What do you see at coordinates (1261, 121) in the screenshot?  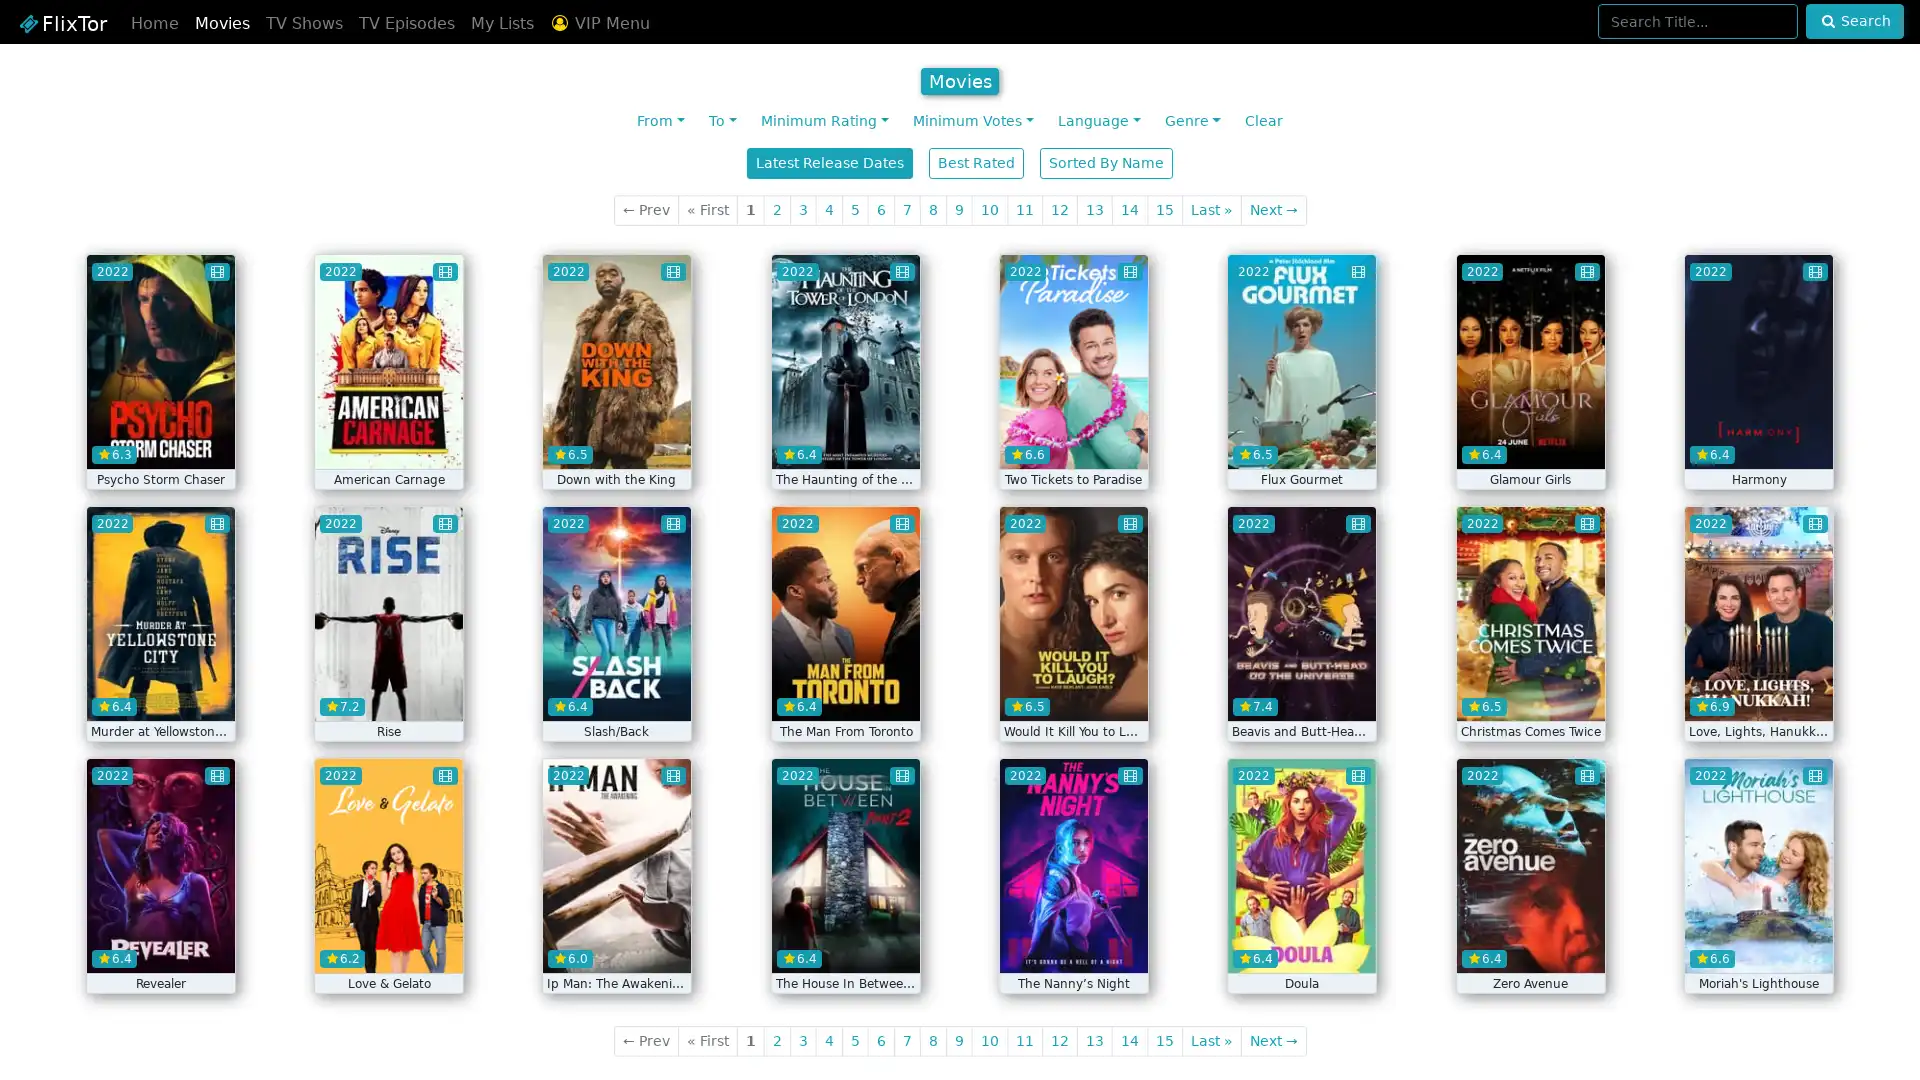 I see `Clear` at bounding box center [1261, 121].